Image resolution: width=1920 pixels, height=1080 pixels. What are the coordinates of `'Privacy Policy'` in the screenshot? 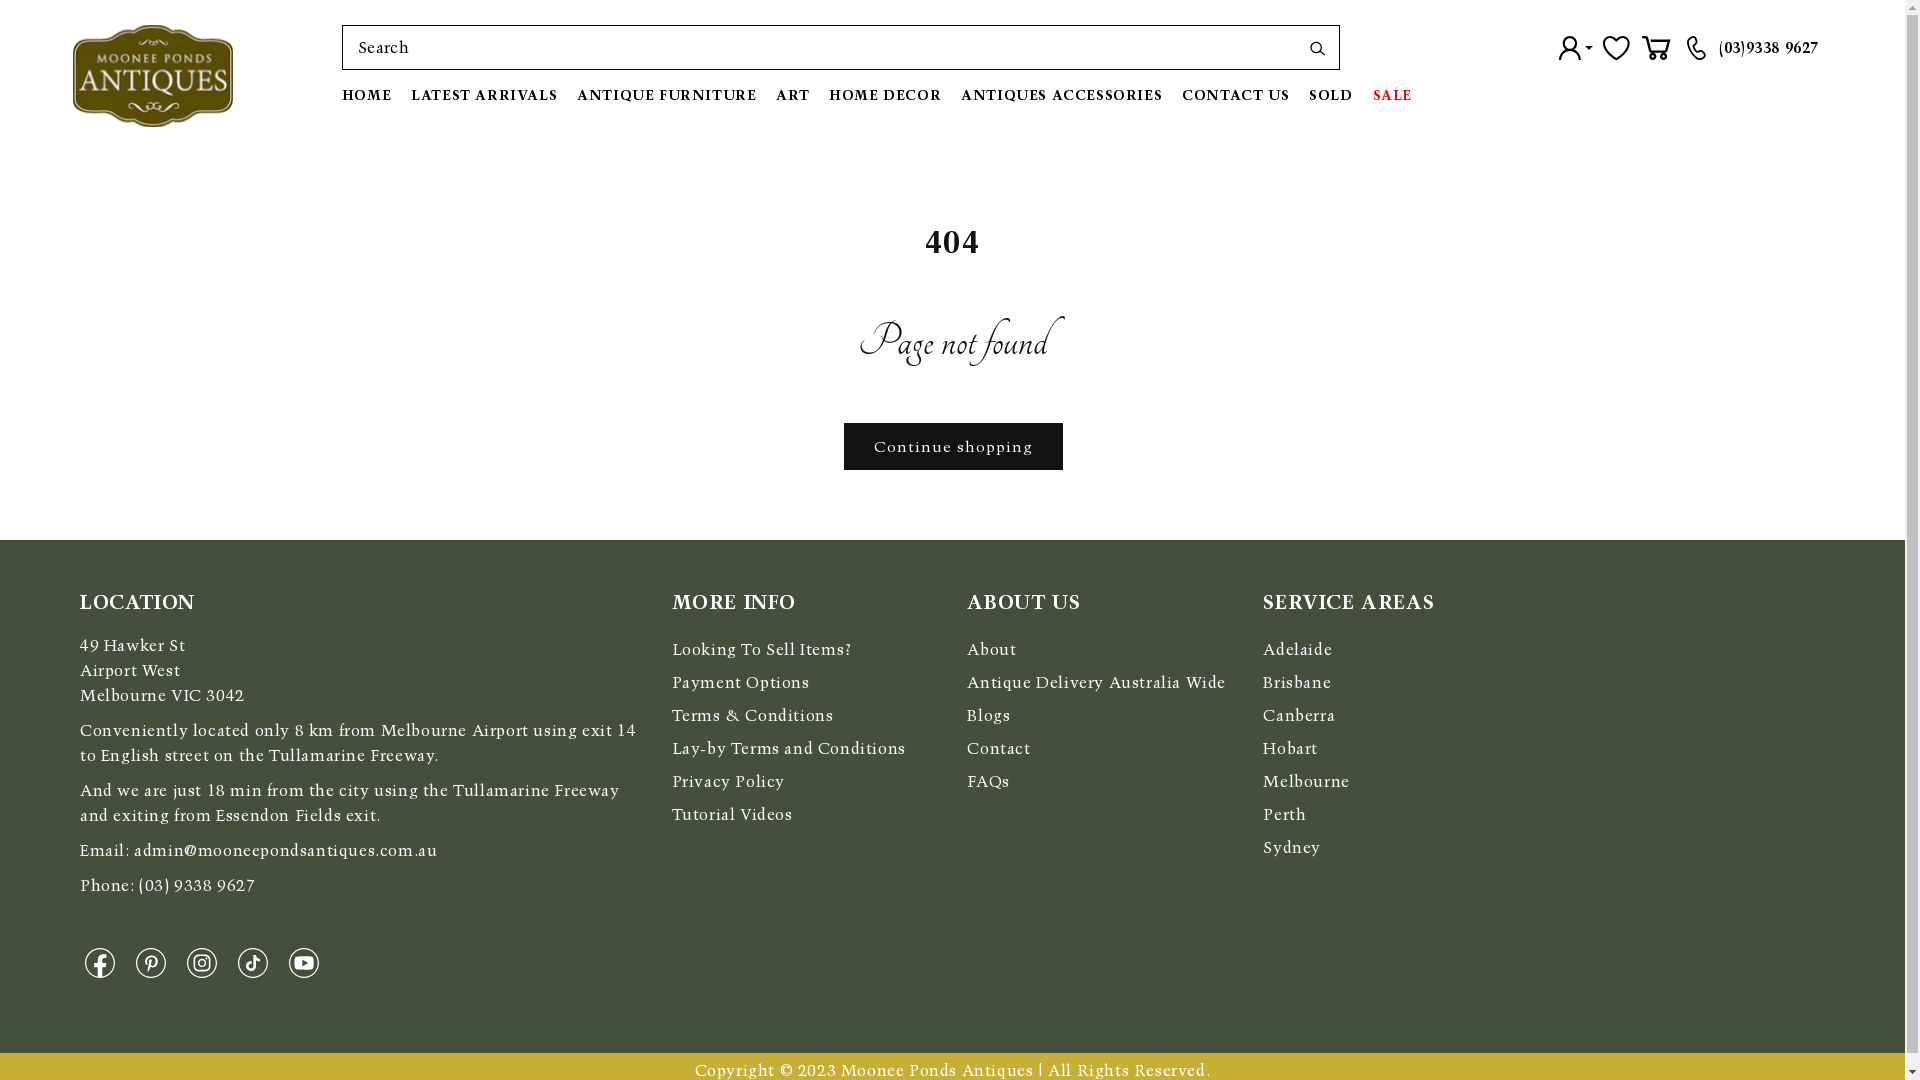 It's located at (727, 780).